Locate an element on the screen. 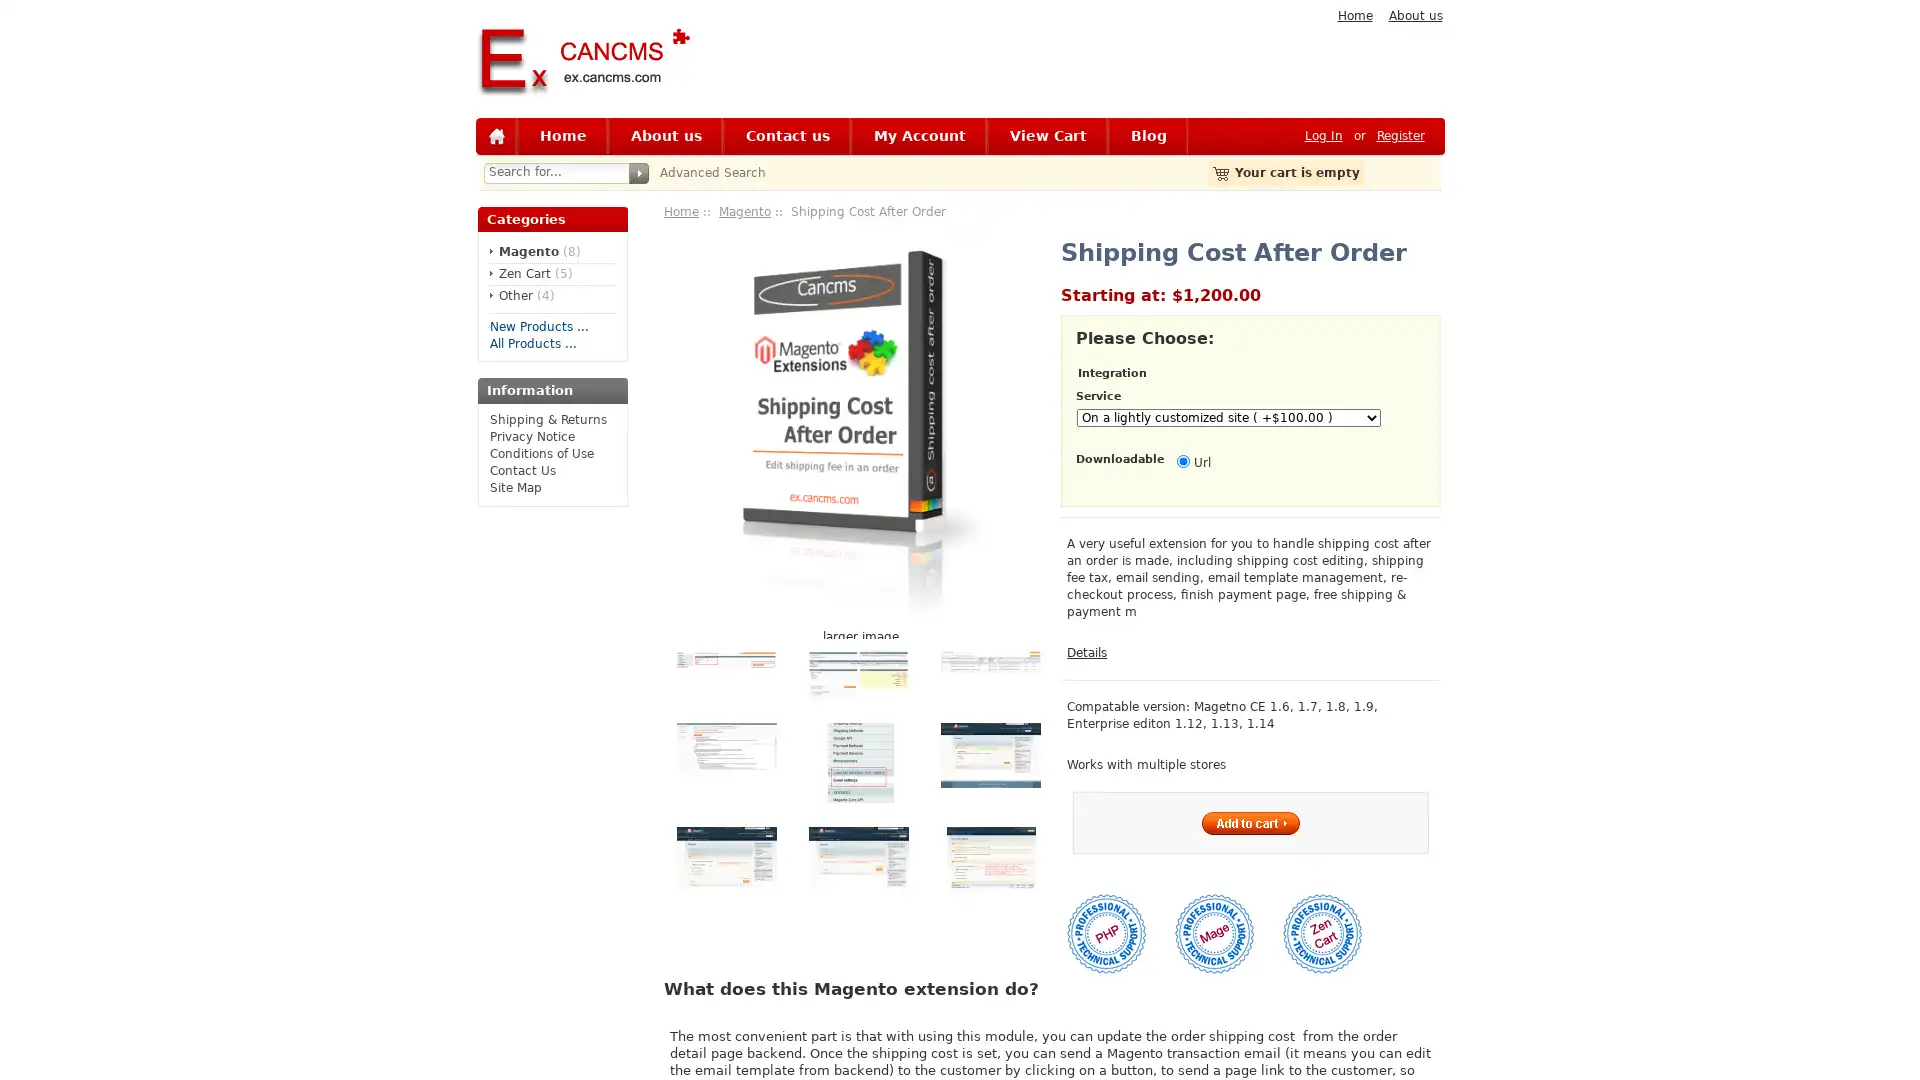 This screenshot has height=1080, width=1920. Serch is located at coordinates (637, 172).